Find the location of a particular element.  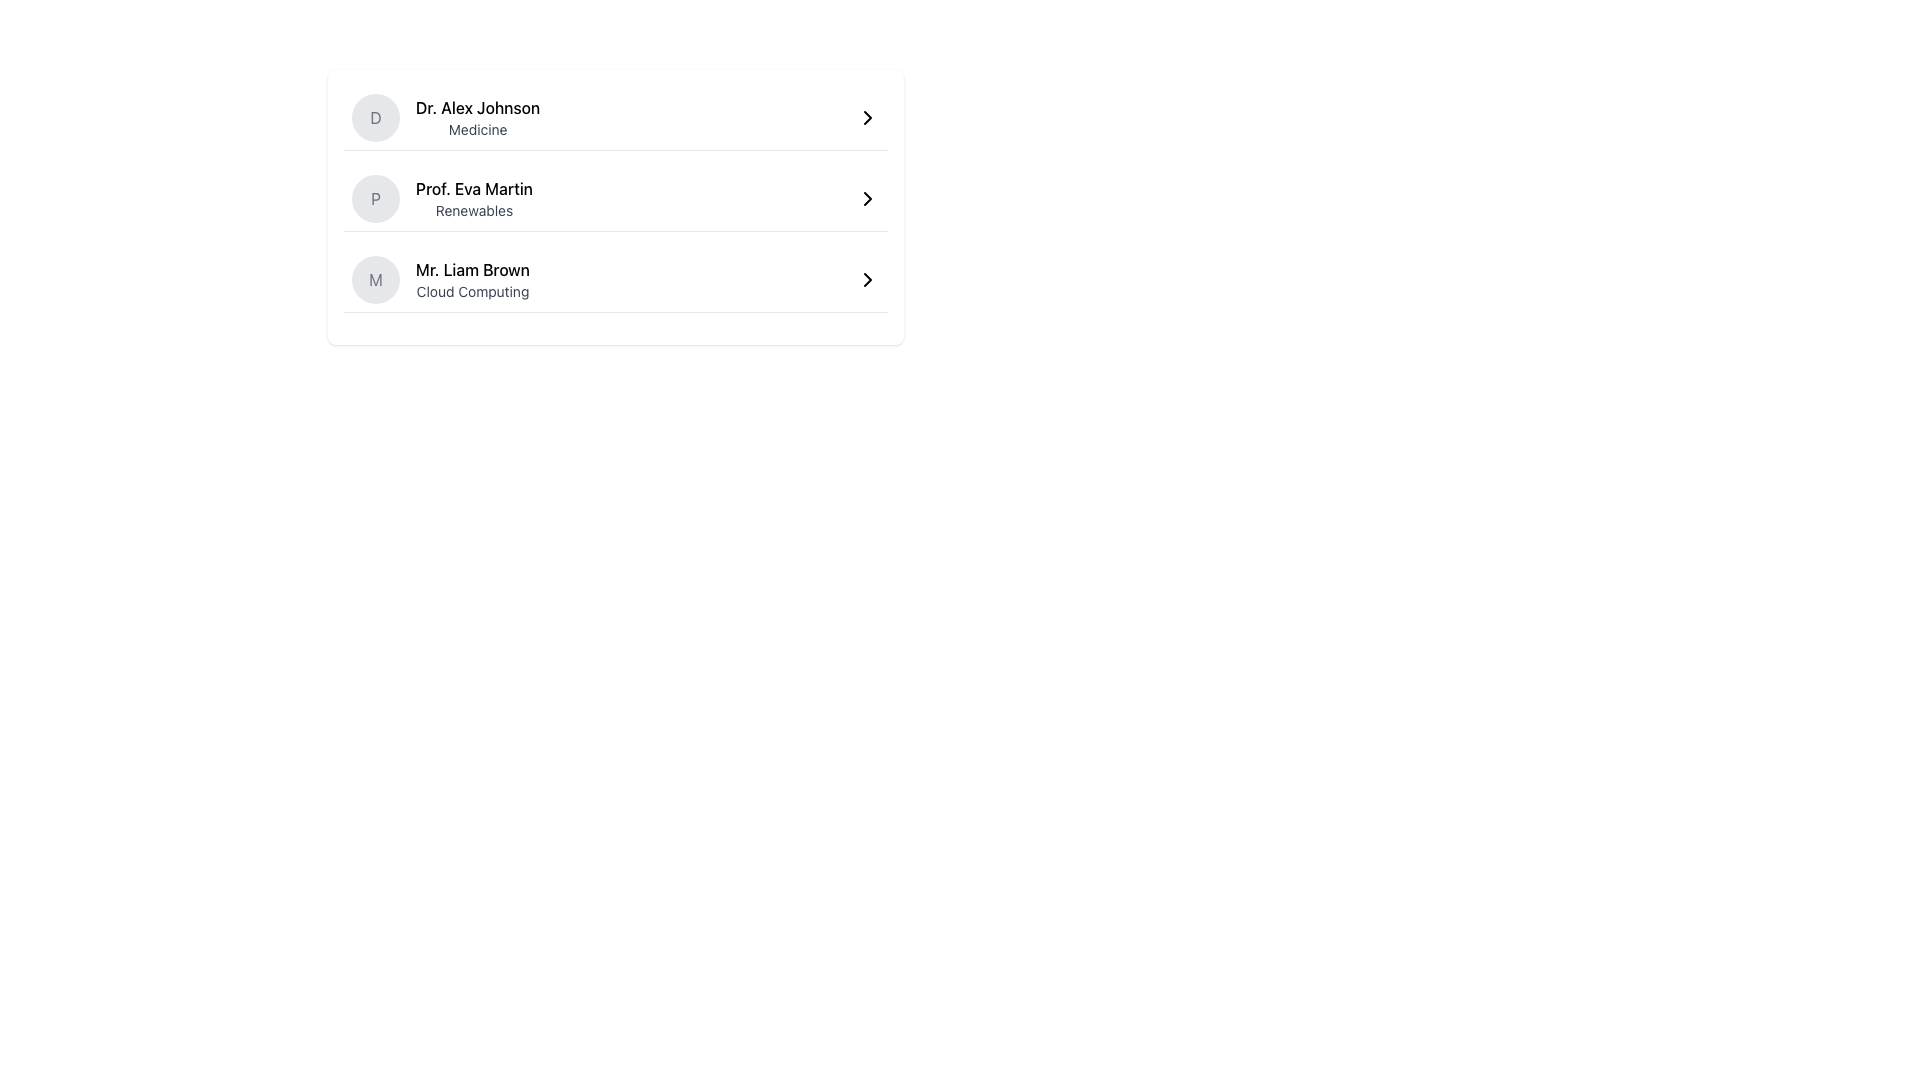

the list entry for 'Dr. Alex Johnson' is located at coordinates (614, 118).